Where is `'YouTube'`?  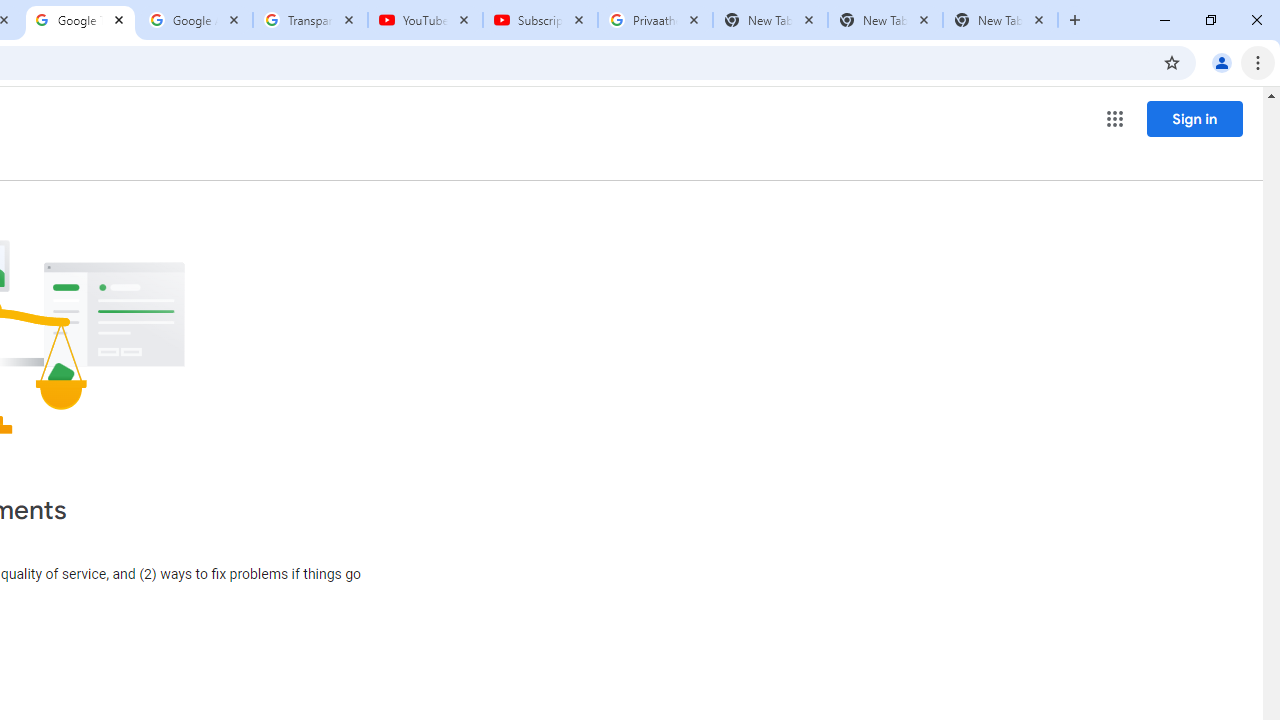 'YouTube' is located at coordinates (423, 20).